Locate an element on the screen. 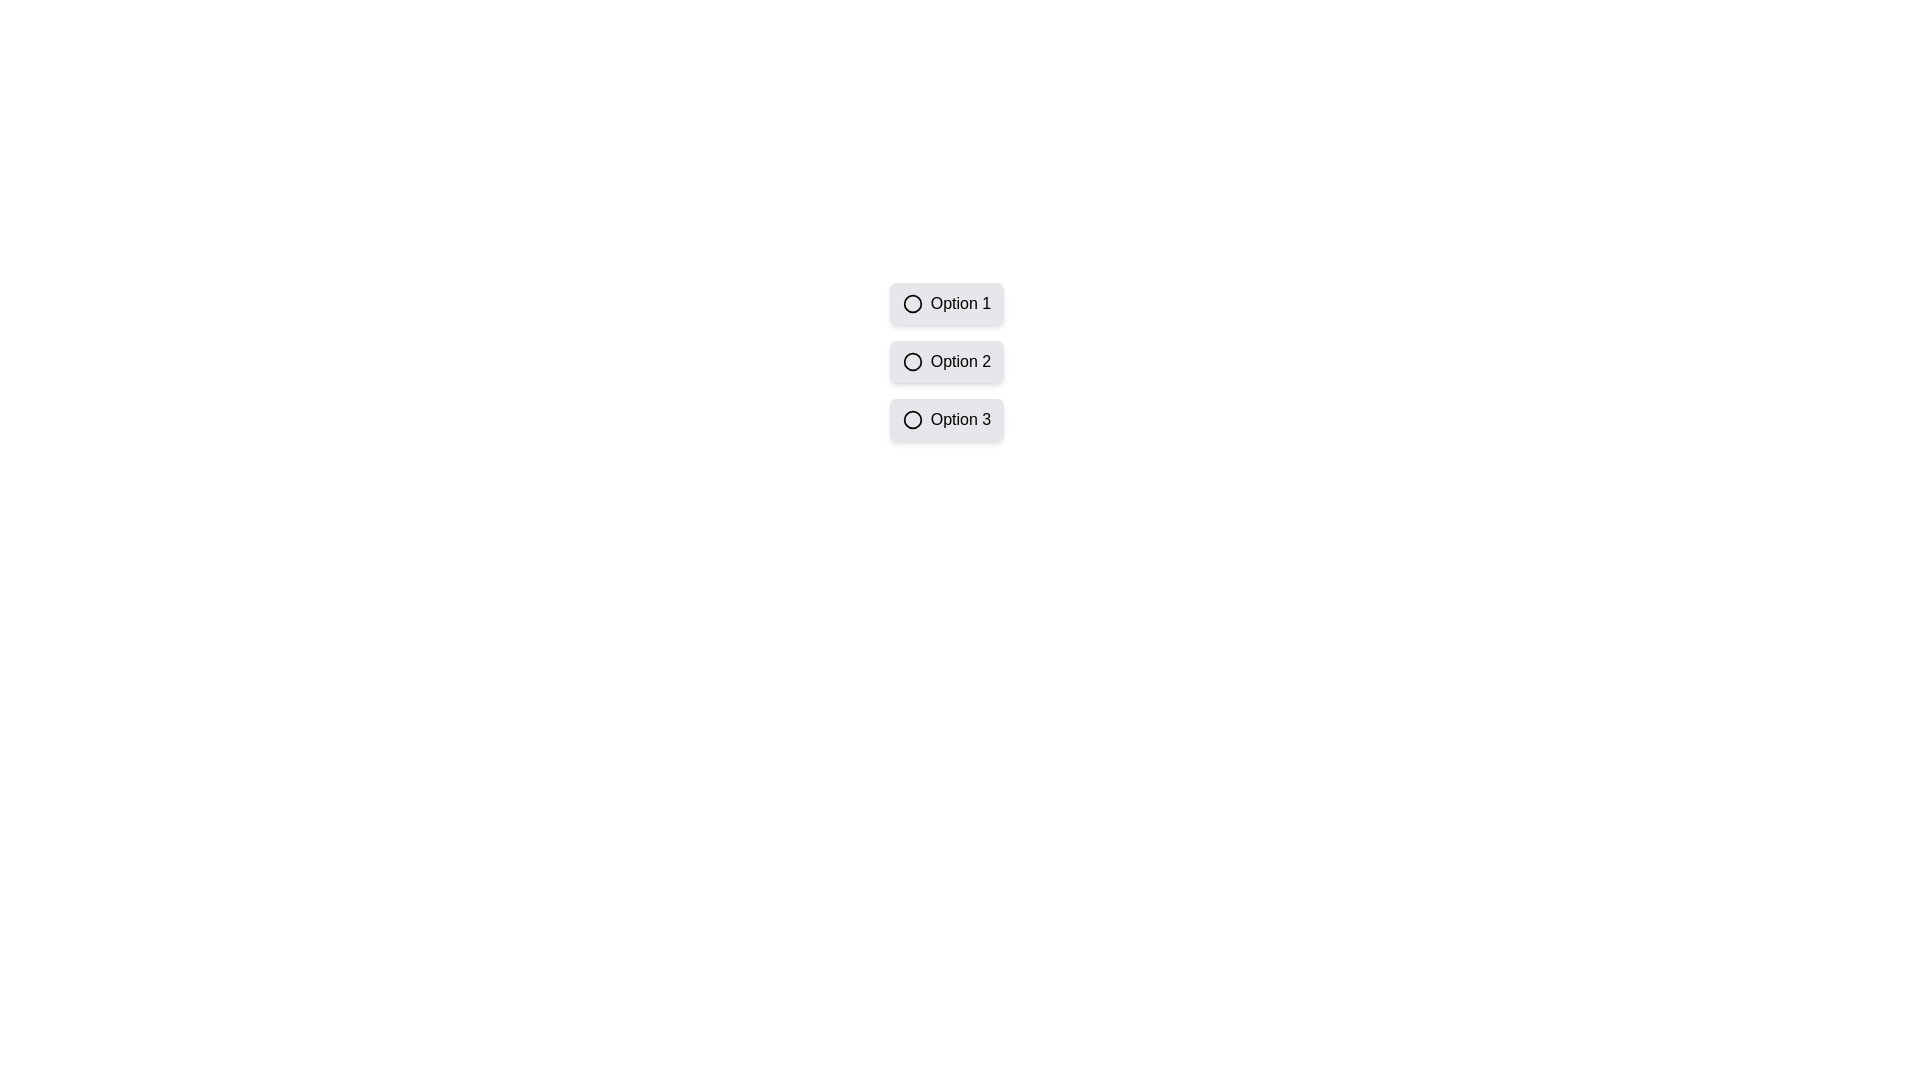  the radio button element, which is a circular shape without text, located in the second option group of three vertically stacked options is located at coordinates (911, 362).